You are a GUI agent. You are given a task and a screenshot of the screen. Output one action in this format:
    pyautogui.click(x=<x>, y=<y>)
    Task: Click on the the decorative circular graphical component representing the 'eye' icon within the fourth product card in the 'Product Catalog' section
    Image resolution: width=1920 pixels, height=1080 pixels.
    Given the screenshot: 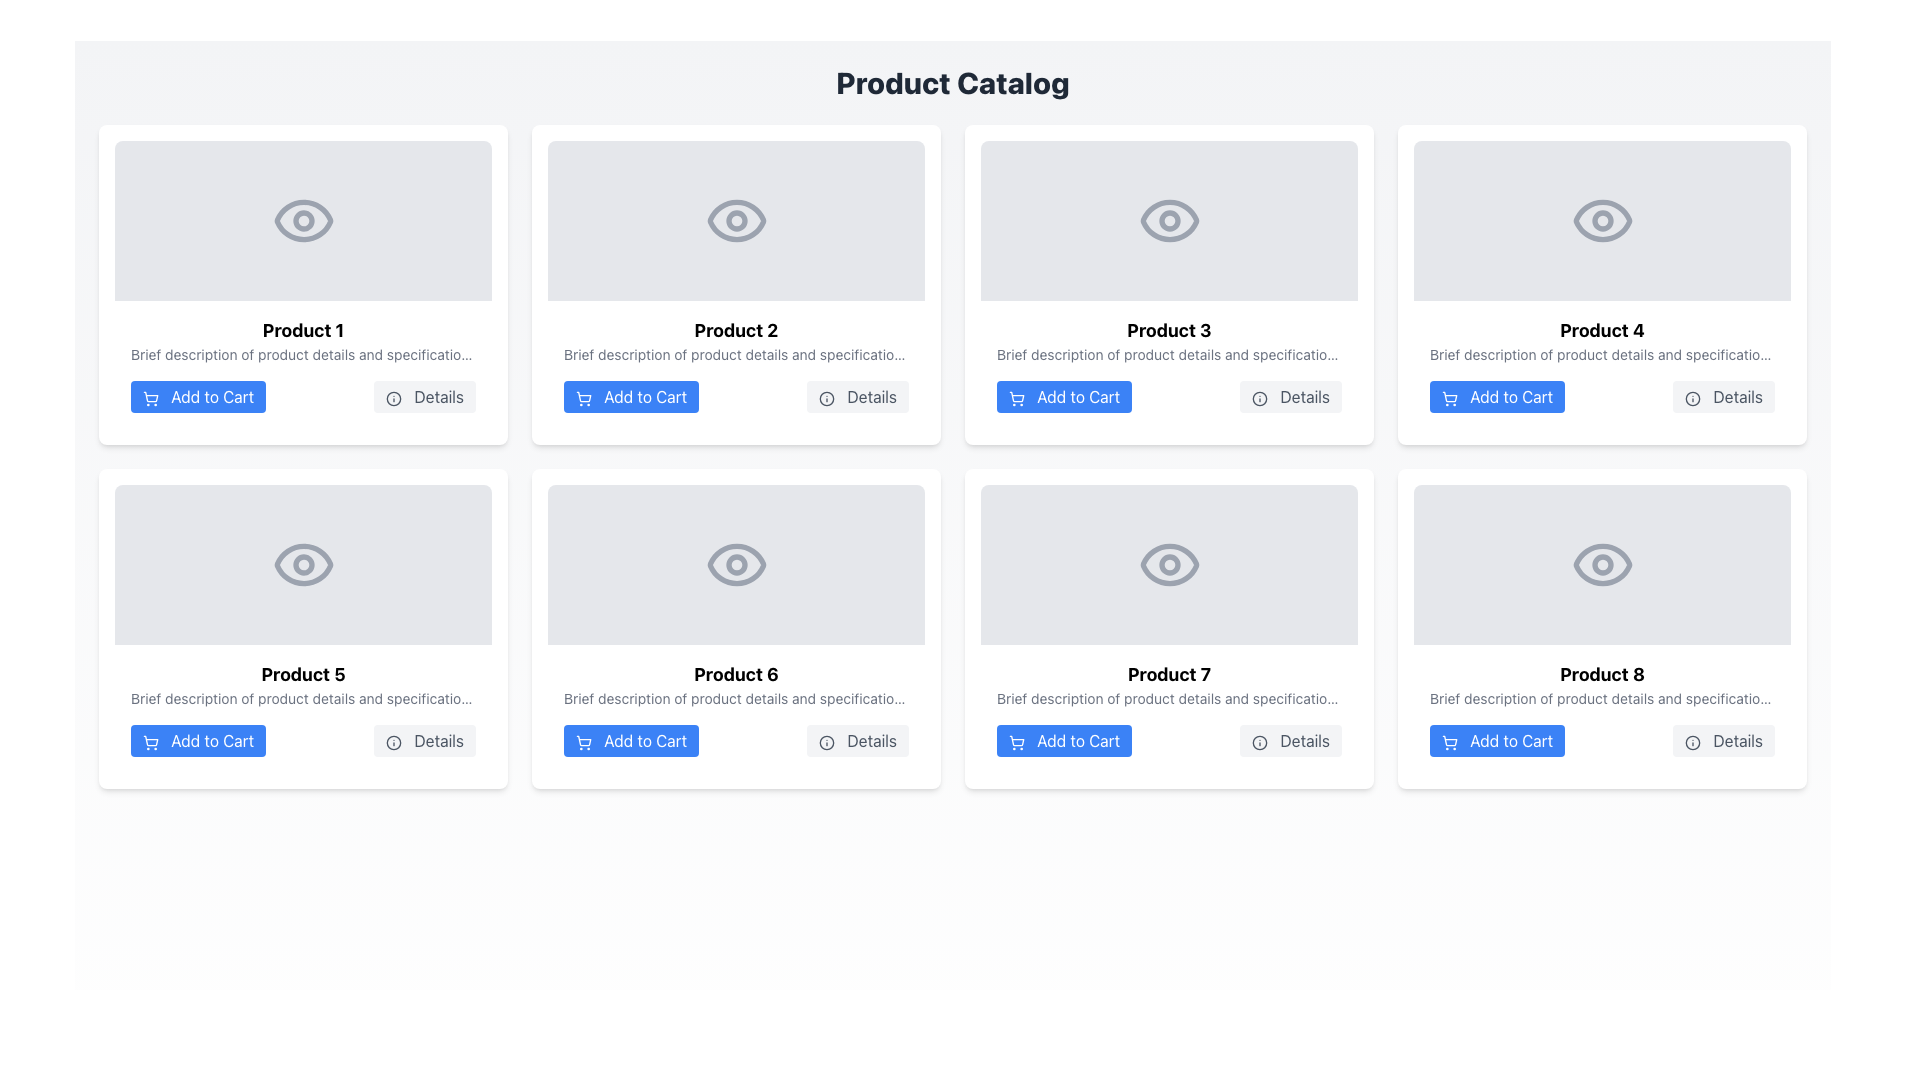 What is the action you would take?
    pyautogui.click(x=1602, y=220)
    